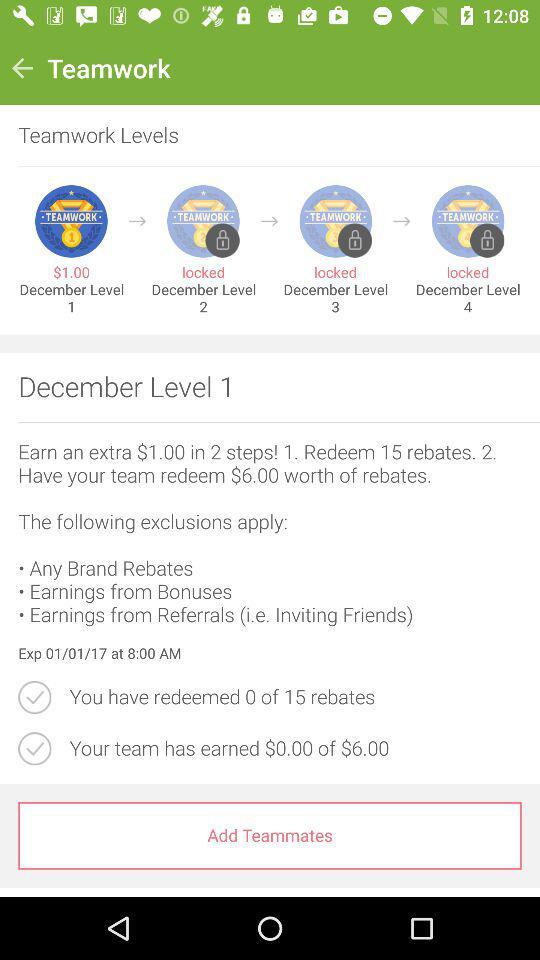 The image size is (540, 960). I want to click on icon above teamwork levels, so click(21, 68).